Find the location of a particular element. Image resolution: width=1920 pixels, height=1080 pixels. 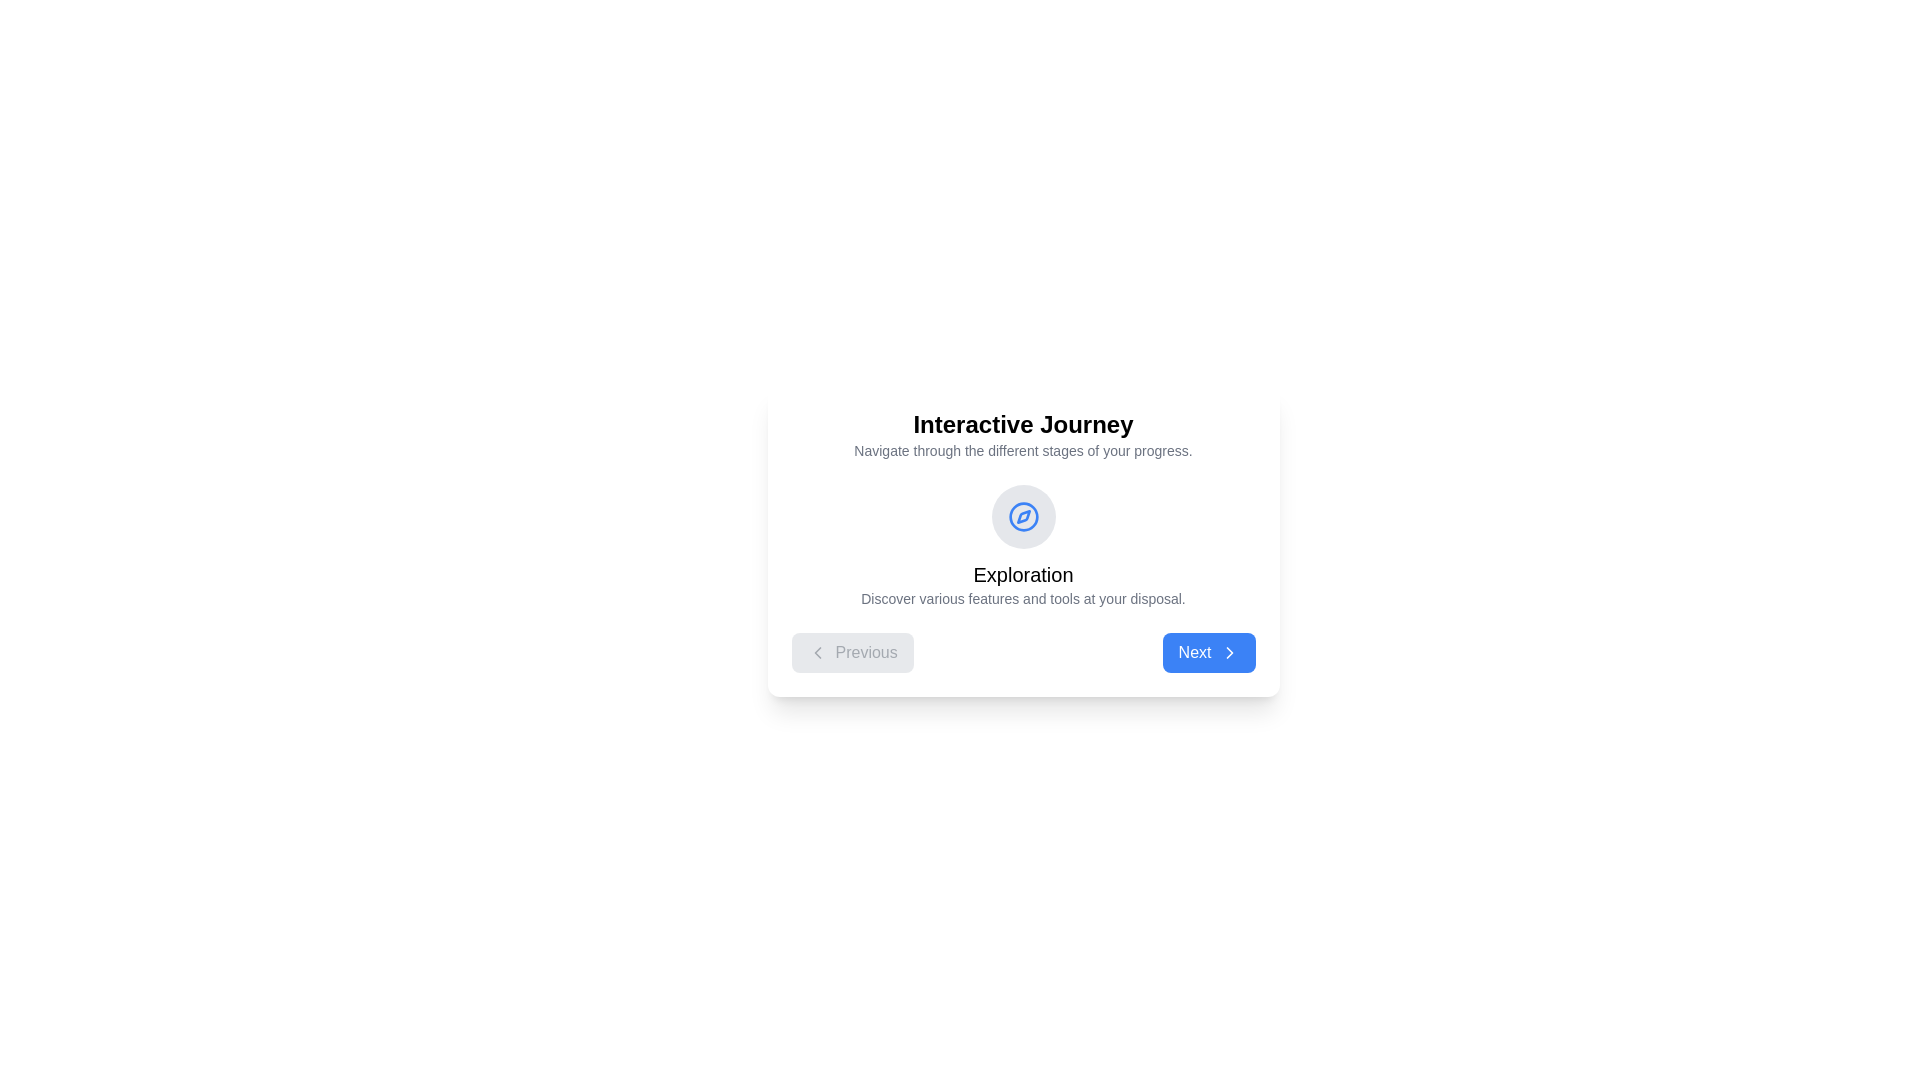

the 'Exploration' icon located at the center of the section below the header 'Interactive Journey' and above the descriptive text is located at coordinates (1023, 515).